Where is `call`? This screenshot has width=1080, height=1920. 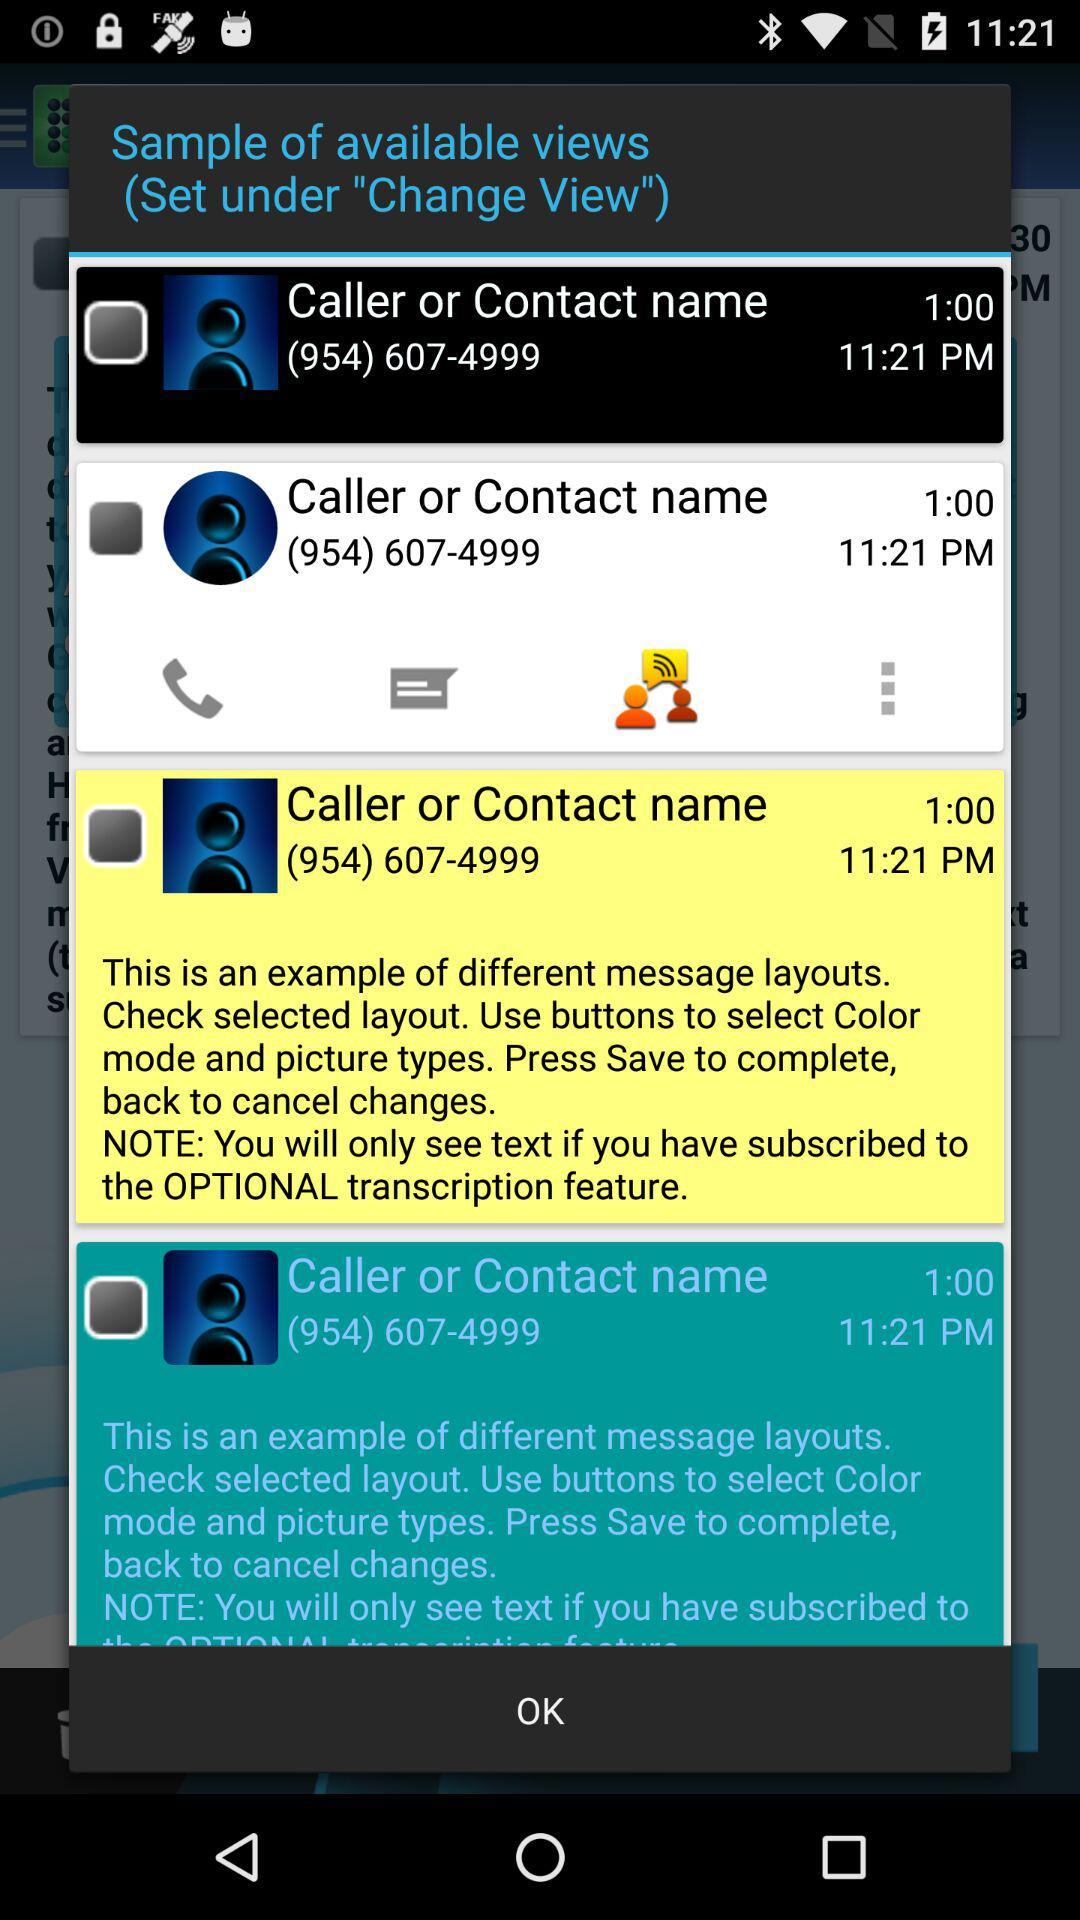 call is located at coordinates (115, 528).